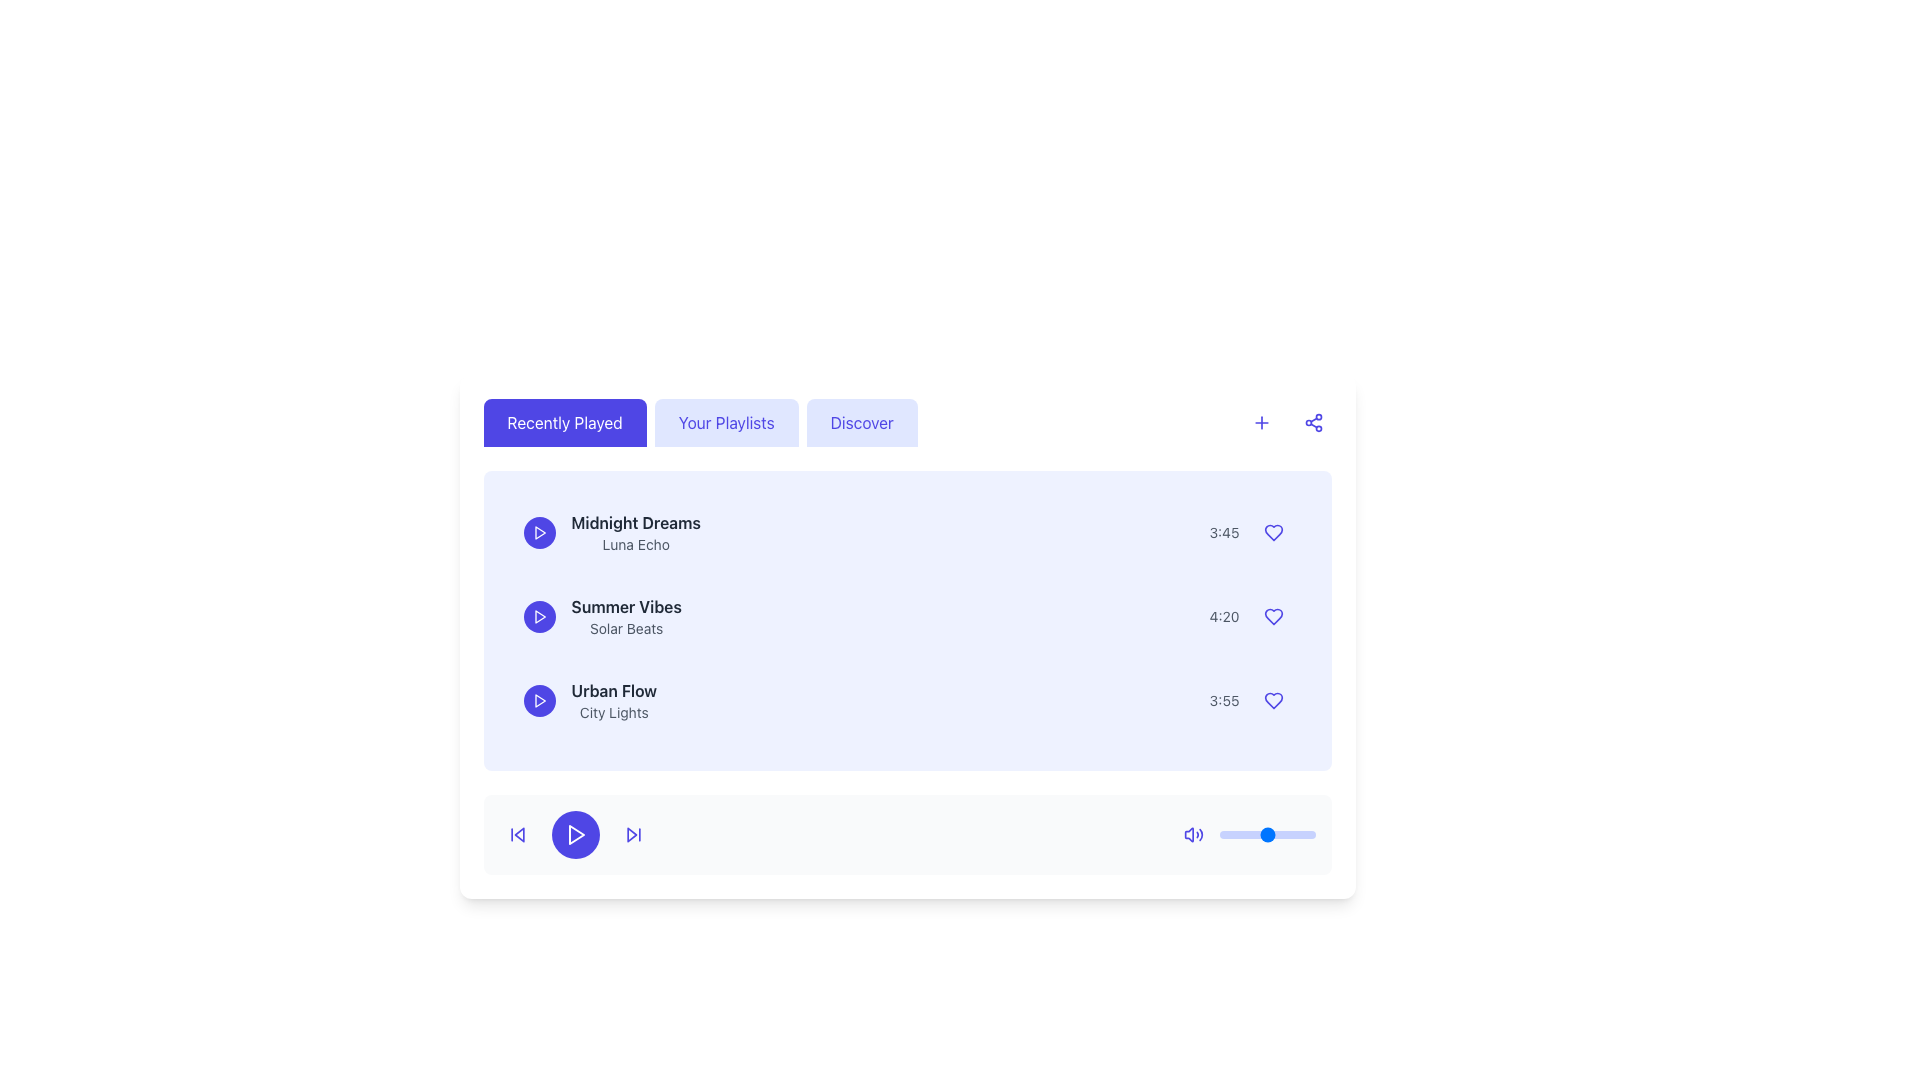 The height and width of the screenshot is (1080, 1920). Describe the element at coordinates (1223, 616) in the screenshot. I see `the static text label displaying the timestamp '4:20', which is positioned in the second row of a list in the music playback interface` at that location.